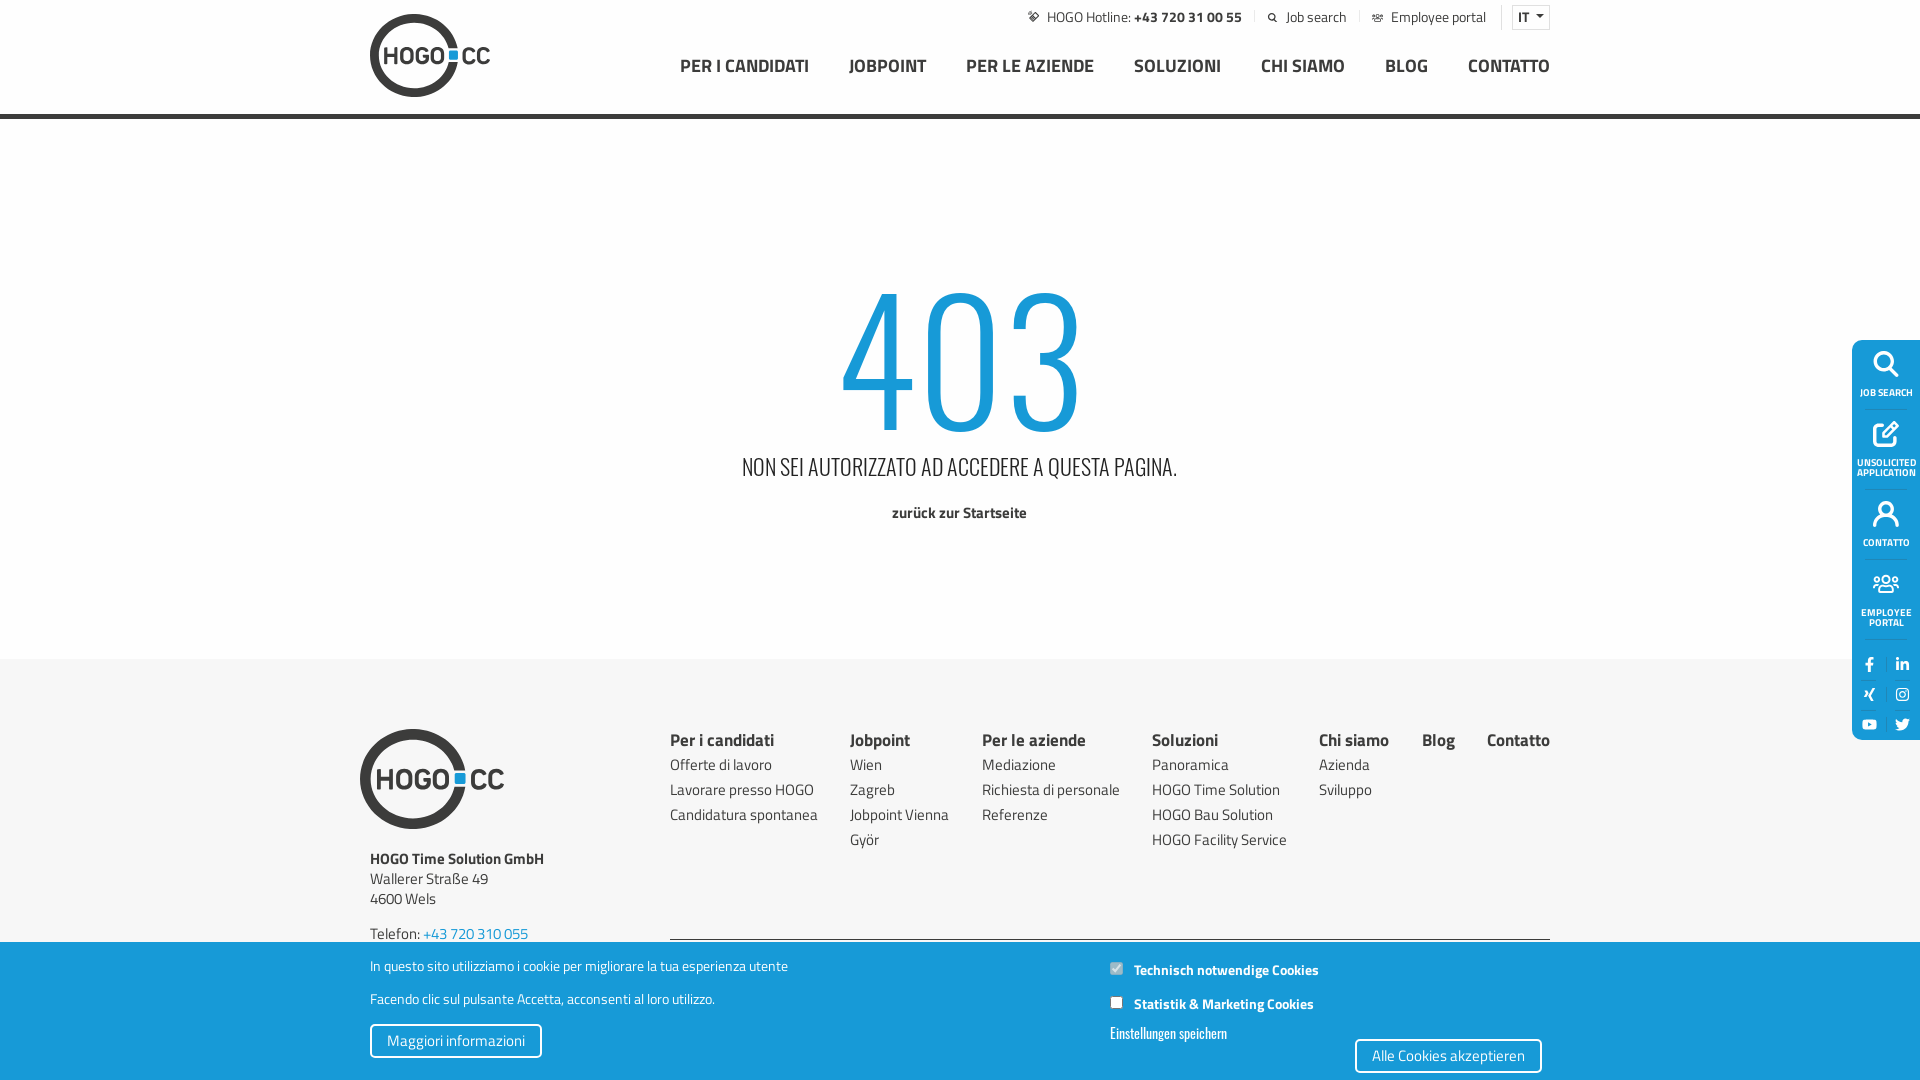  I want to click on 'Job search', so click(1306, 16).